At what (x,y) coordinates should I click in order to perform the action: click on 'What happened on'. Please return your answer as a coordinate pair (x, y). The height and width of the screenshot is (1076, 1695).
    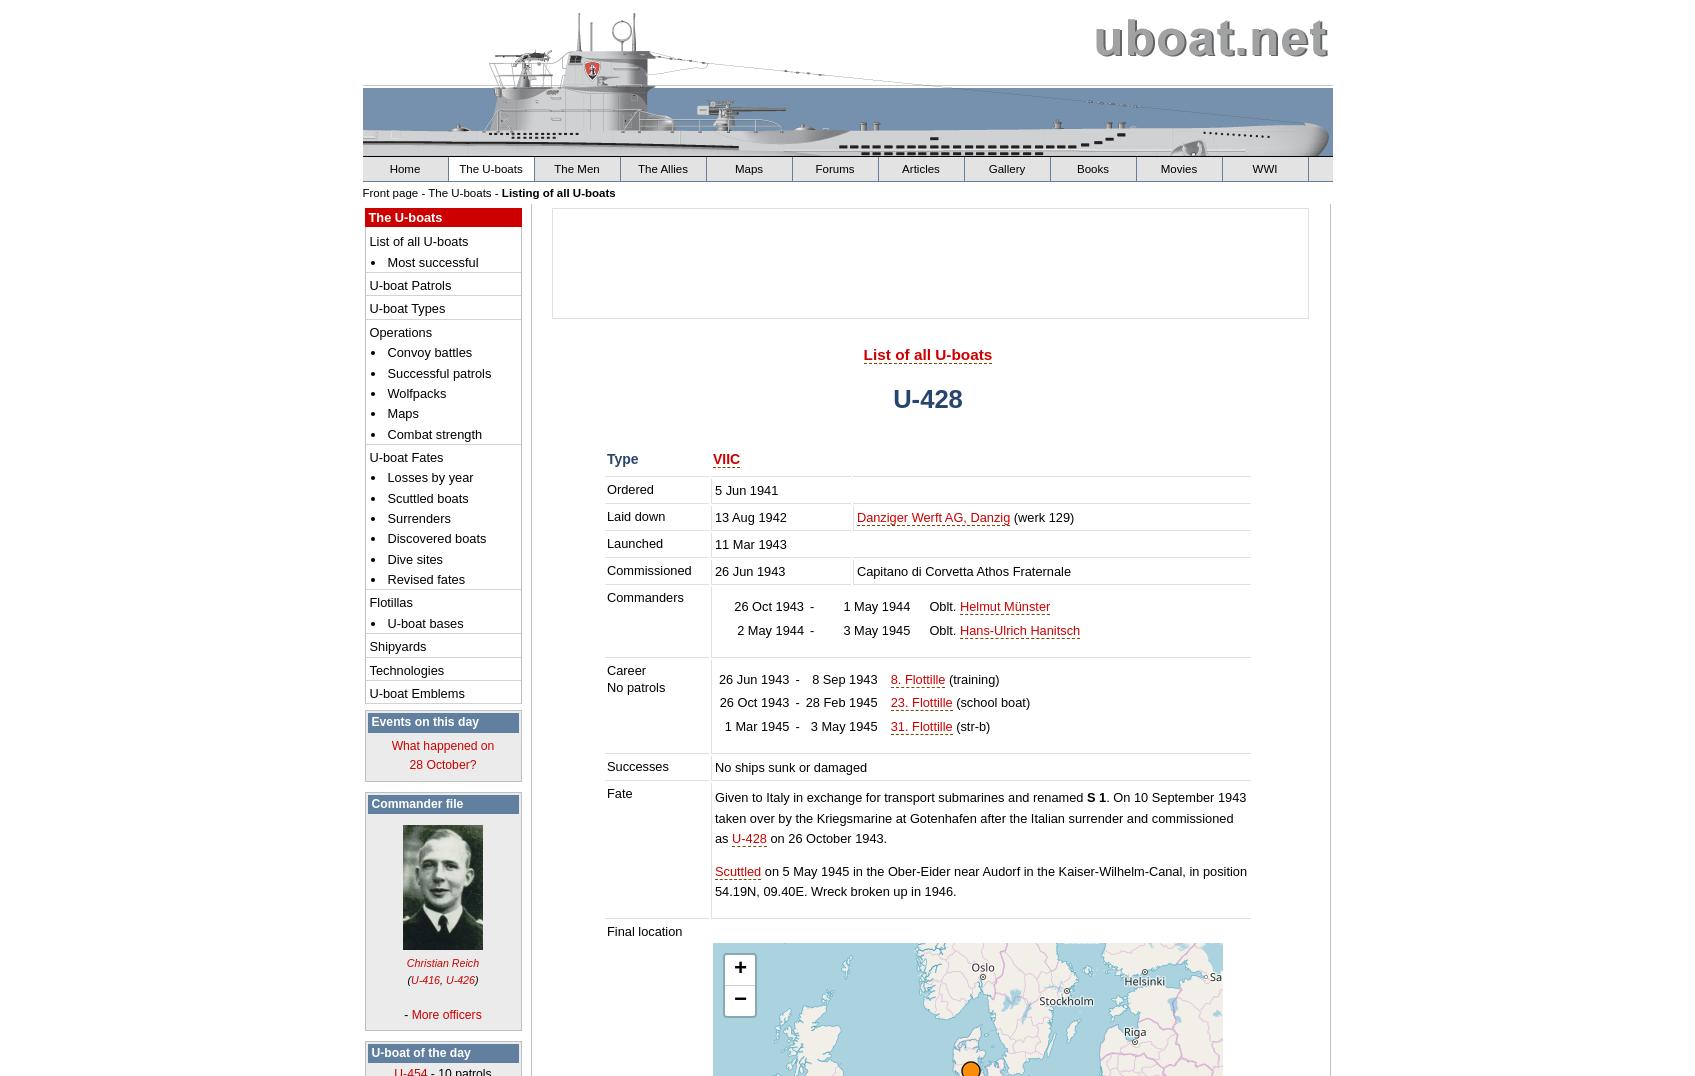
    Looking at the image, I should click on (442, 744).